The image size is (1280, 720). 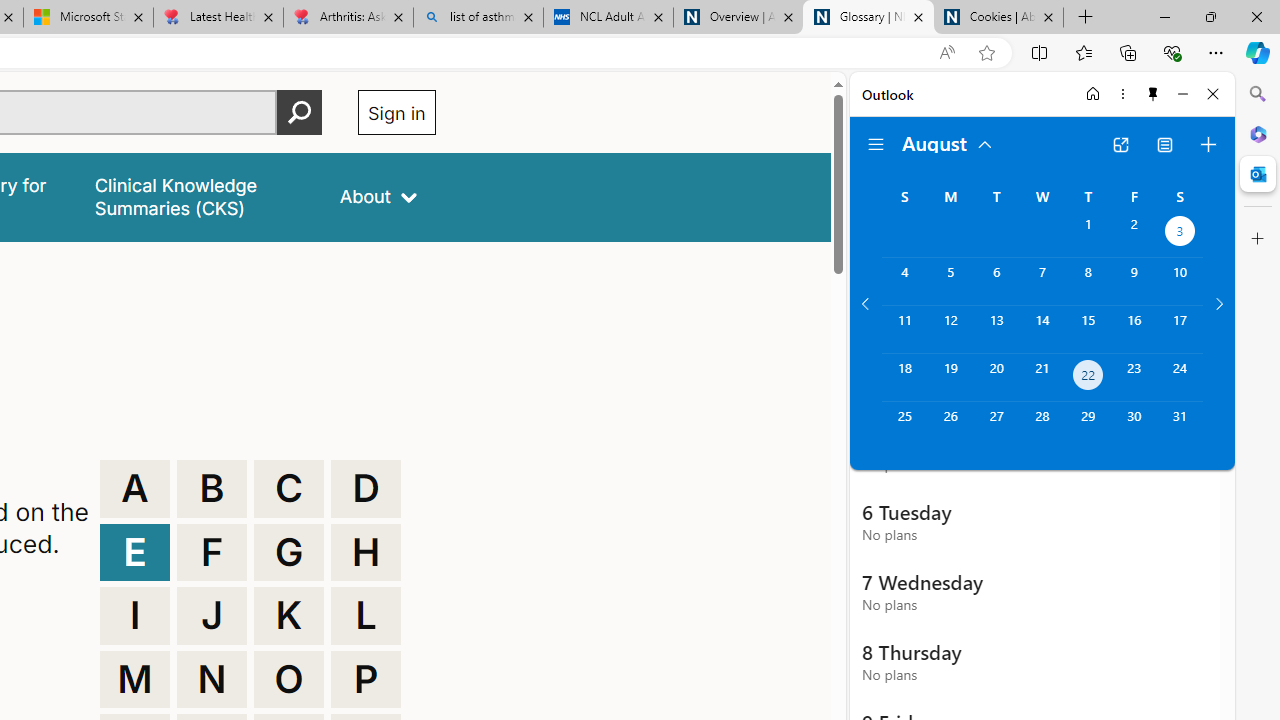 I want to click on 'Wednesday, August 28, 2024. ', so click(x=1041, y=424).